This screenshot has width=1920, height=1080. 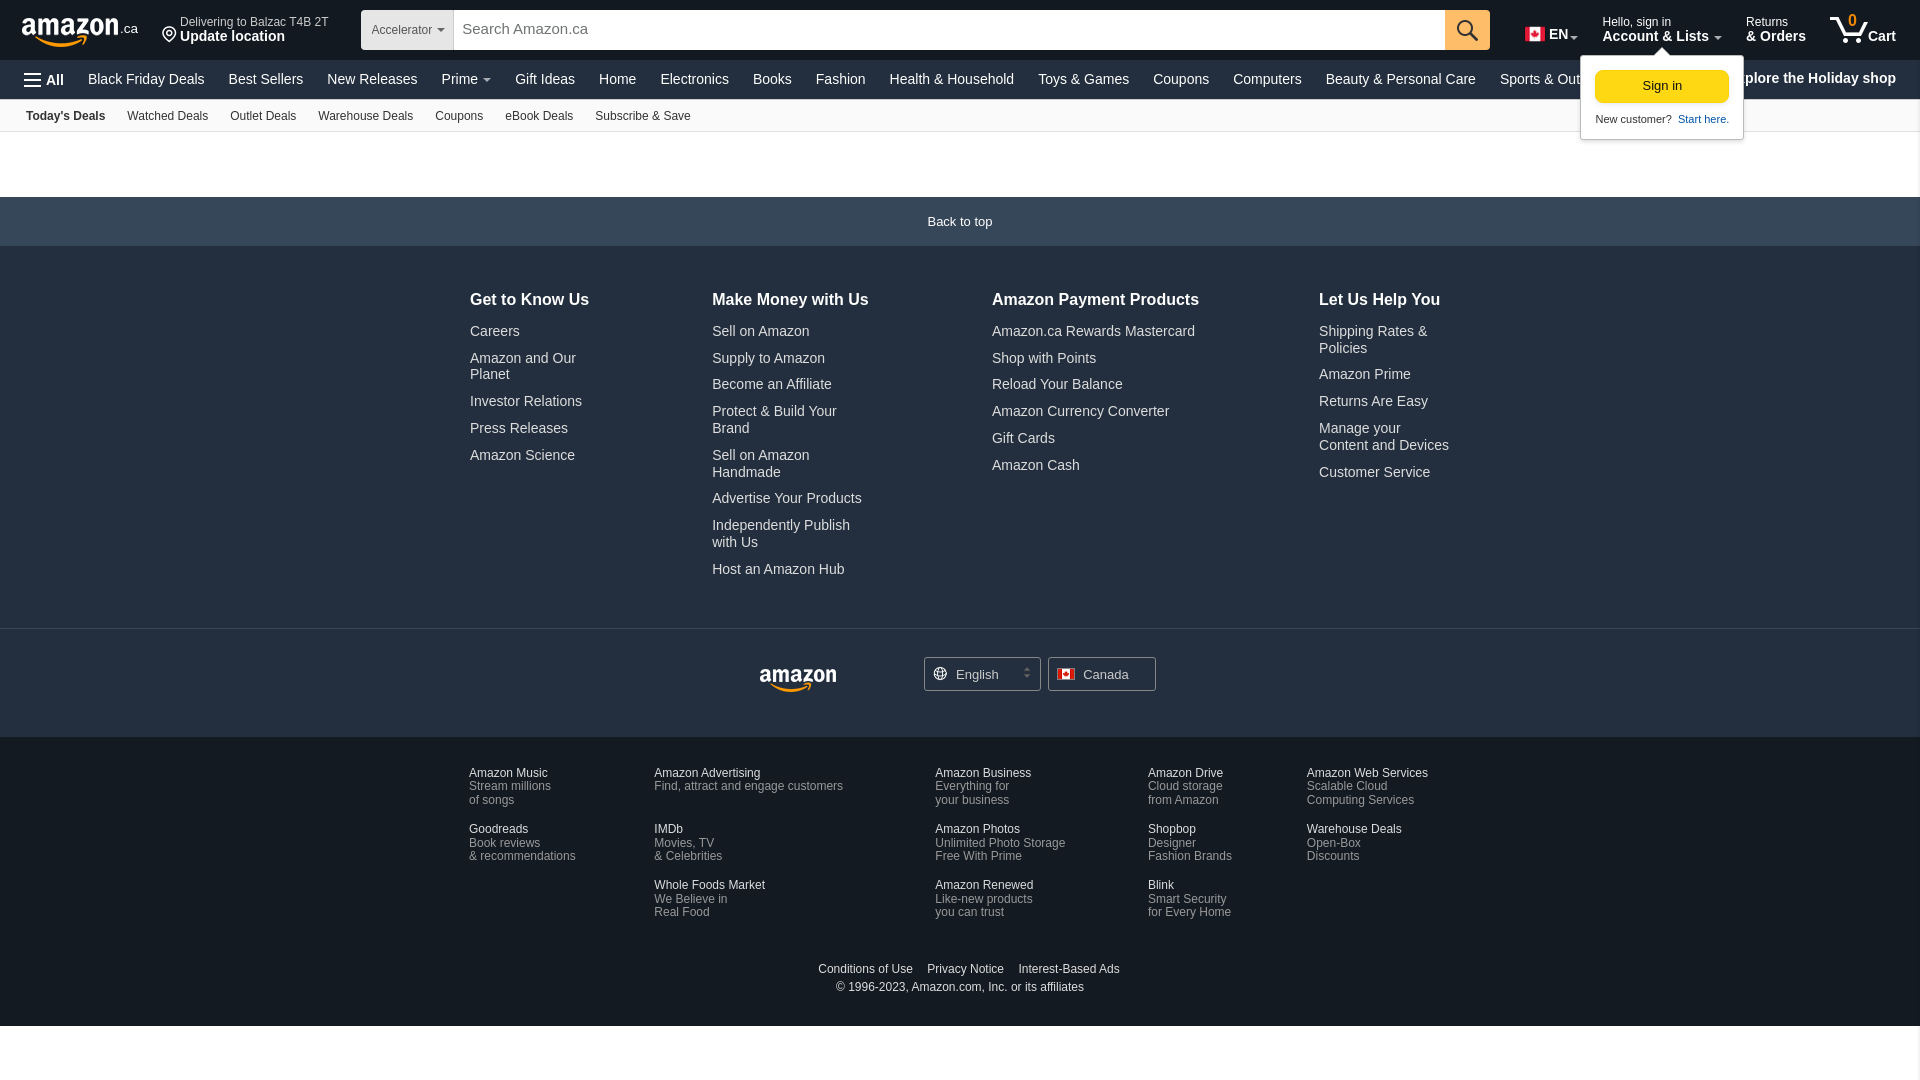 I want to click on 'Sell on Amazon', so click(x=759, y=330).